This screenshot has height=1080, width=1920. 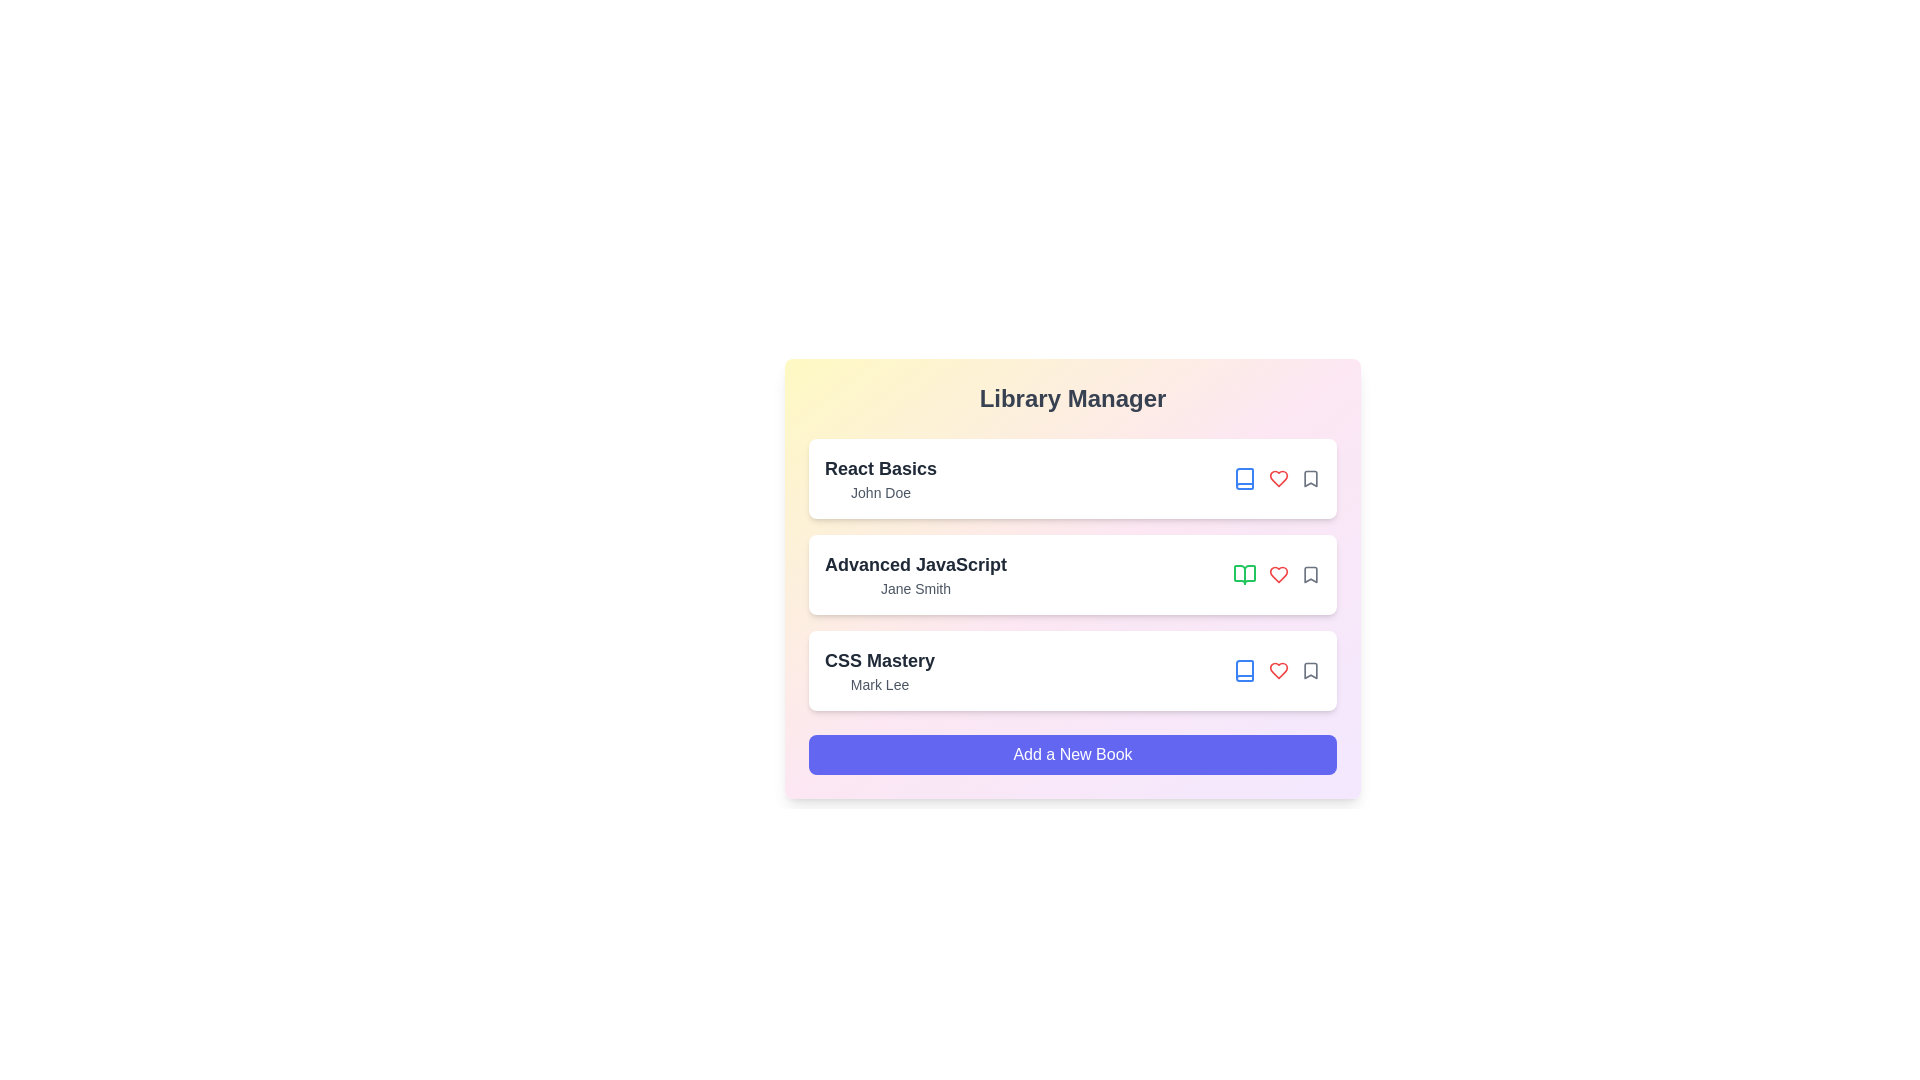 I want to click on the bookmark icon for the book titled 'Advanced JavaScript', so click(x=1310, y=574).